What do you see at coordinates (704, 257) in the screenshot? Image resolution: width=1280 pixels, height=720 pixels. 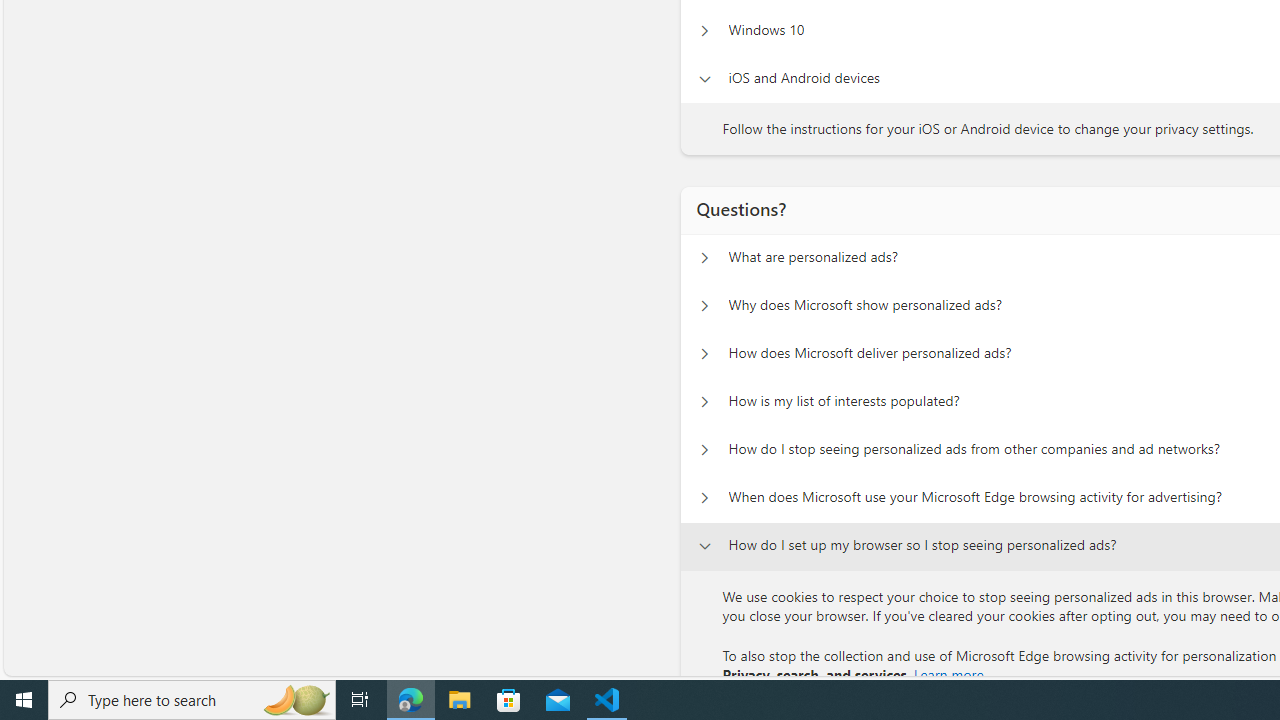 I see `'Questions? What are personalized ads?'` at bounding box center [704, 257].